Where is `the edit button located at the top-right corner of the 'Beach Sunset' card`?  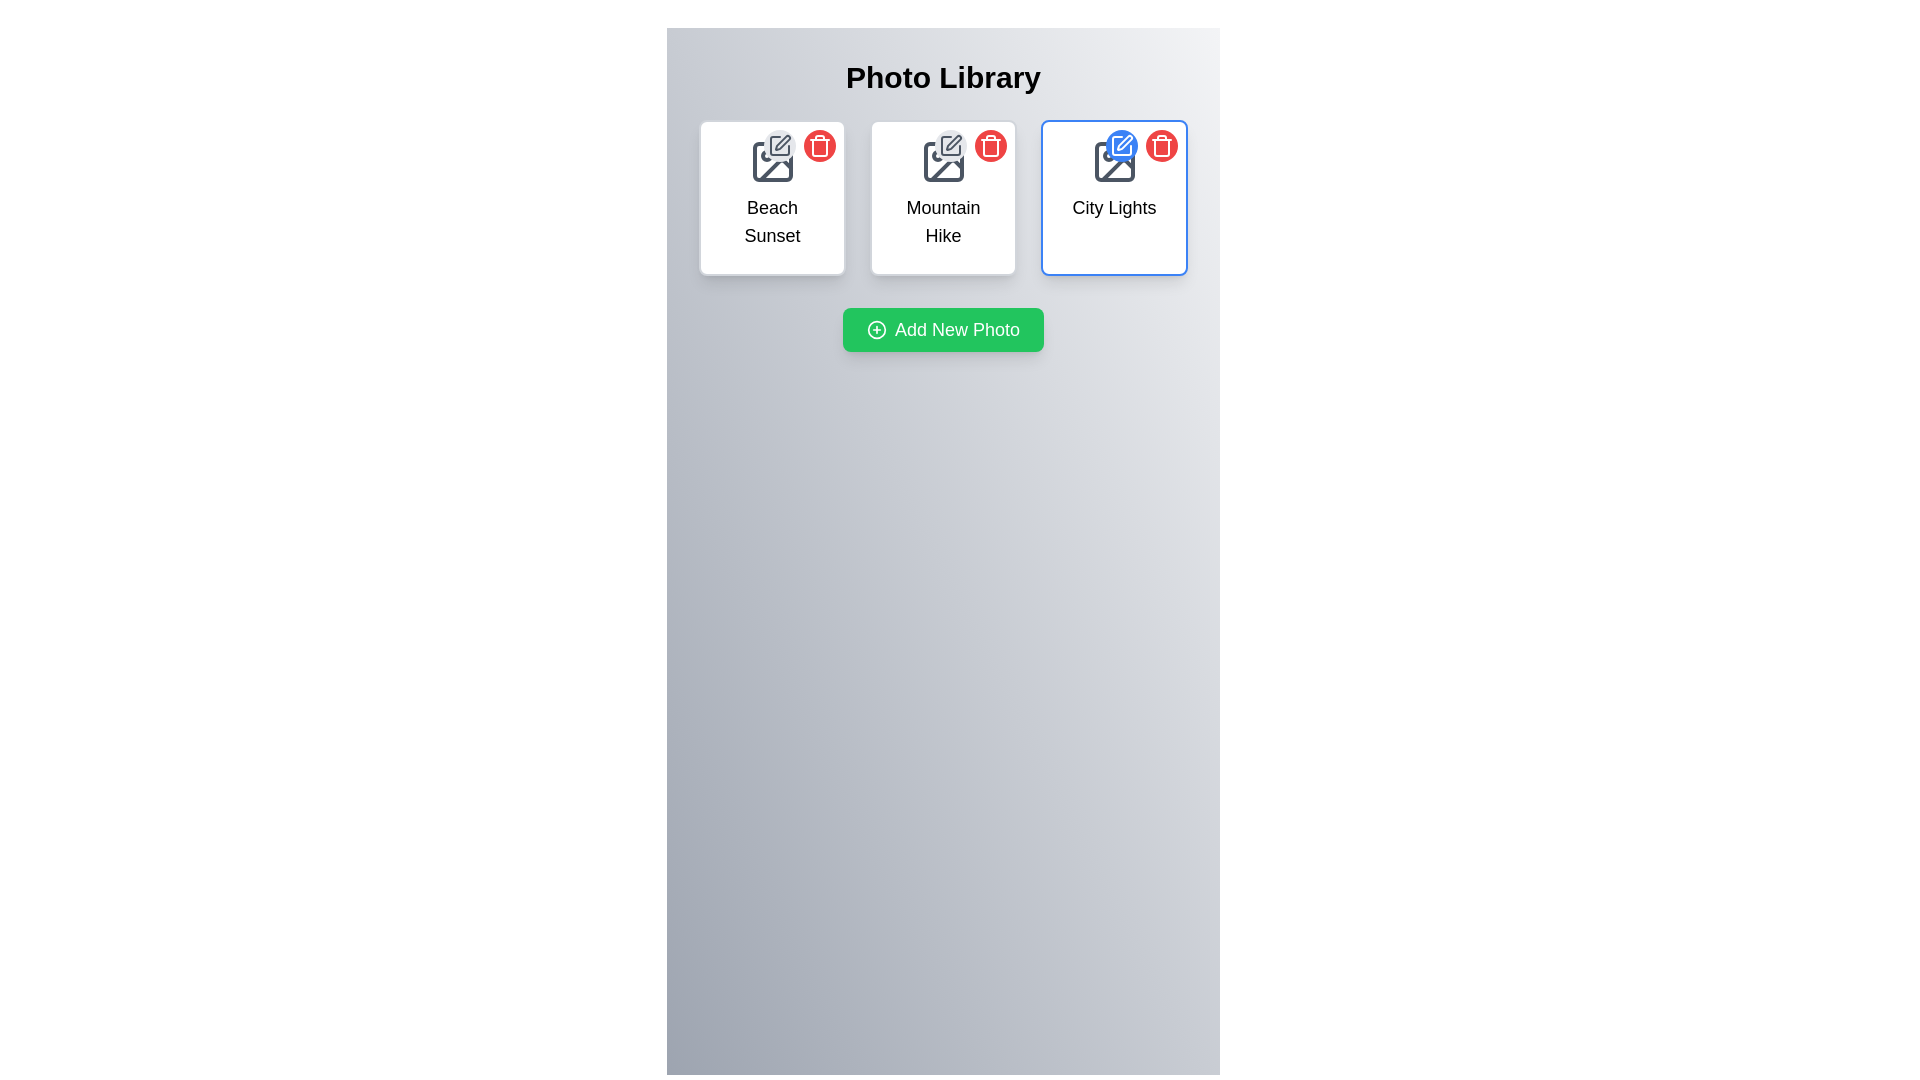 the edit button located at the top-right corner of the 'Beach Sunset' card is located at coordinates (778, 145).